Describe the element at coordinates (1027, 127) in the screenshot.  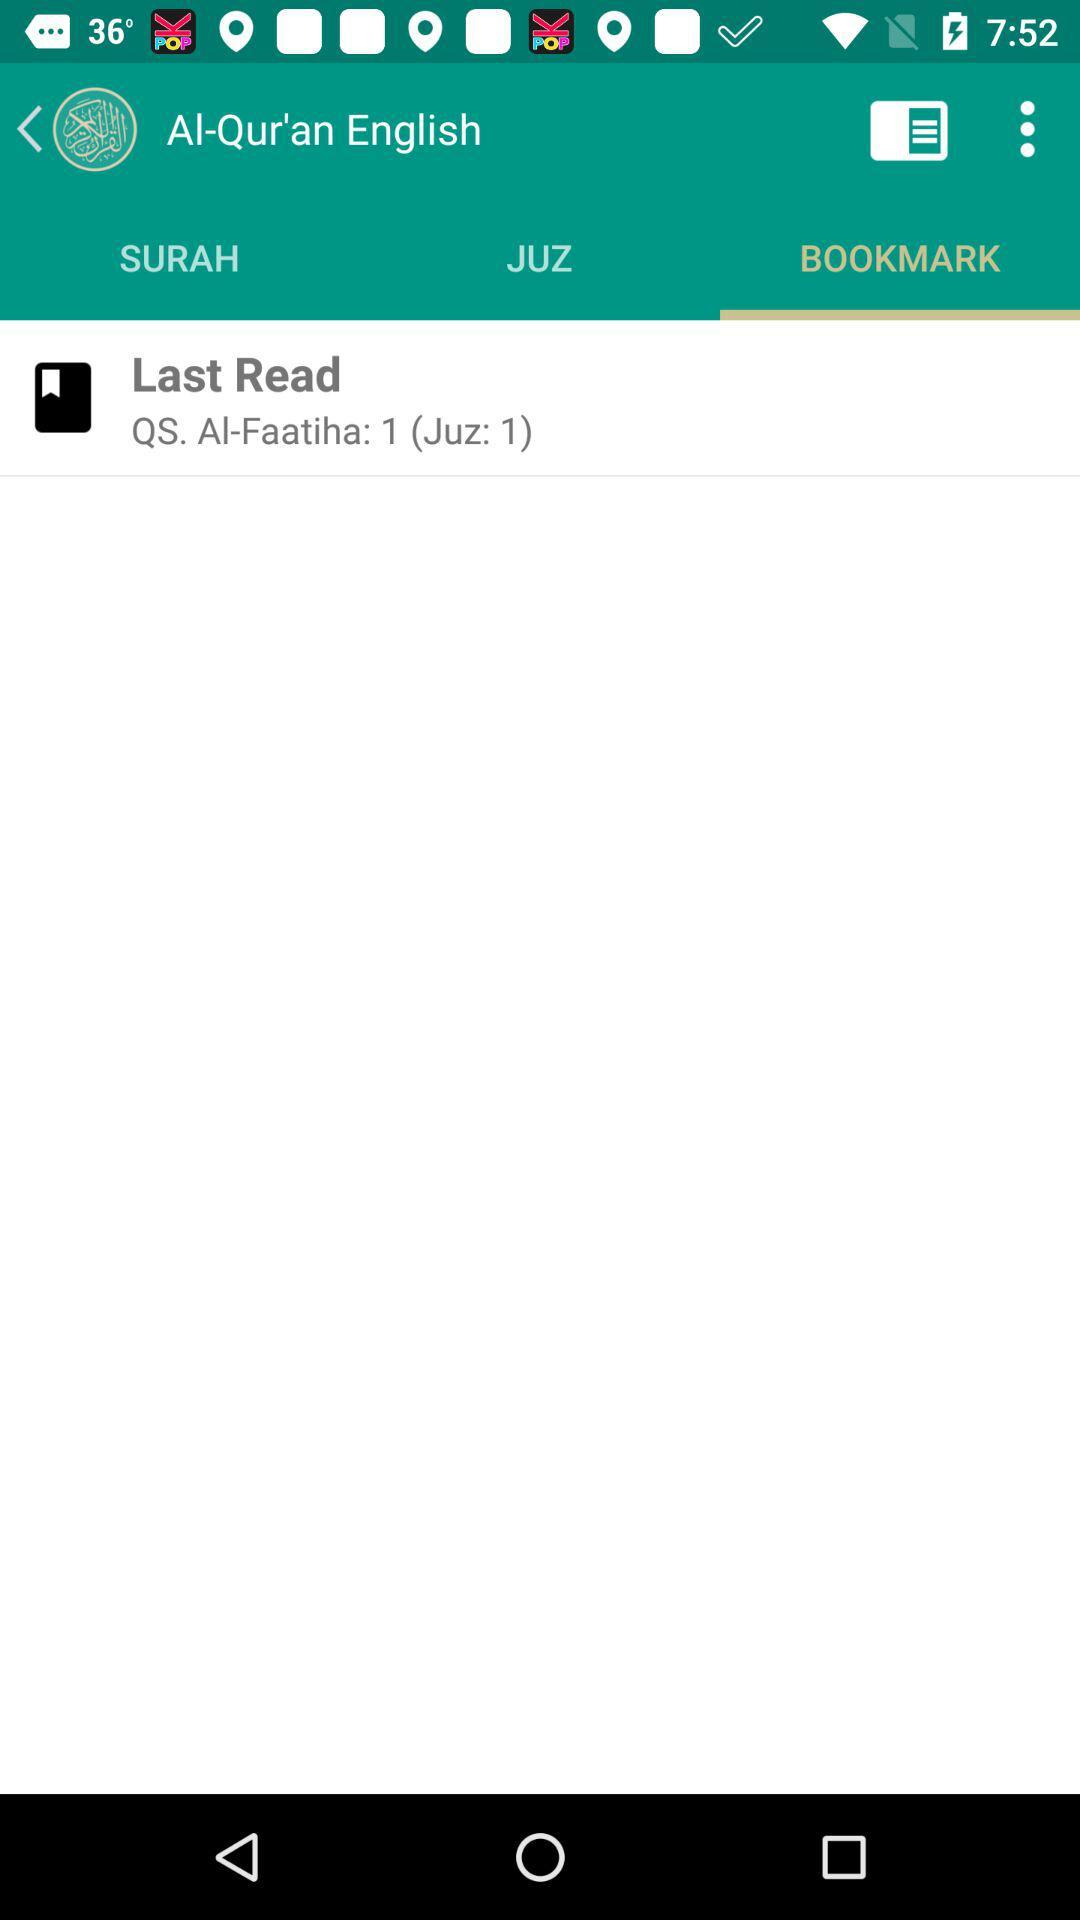
I see `icon above the bookmark` at that location.